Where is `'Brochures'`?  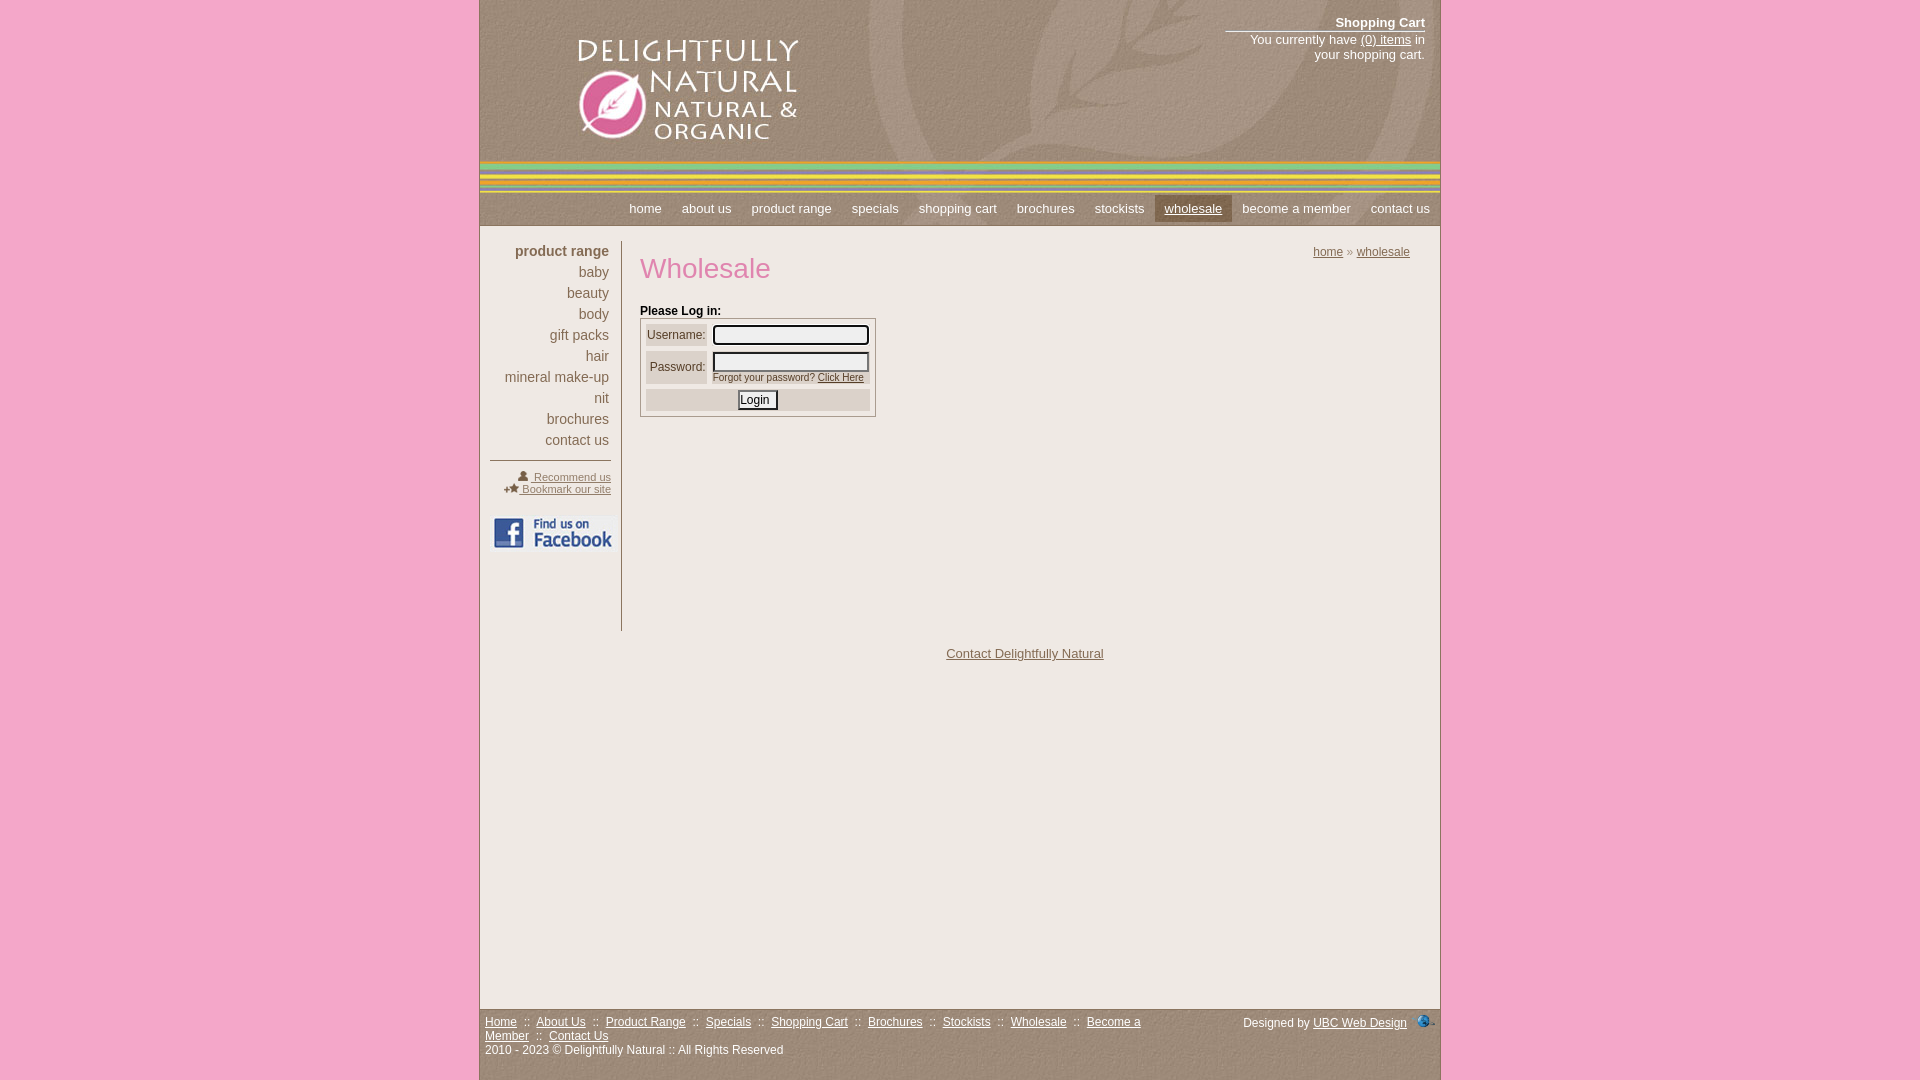
'Brochures' is located at coordinates (868, 1022).